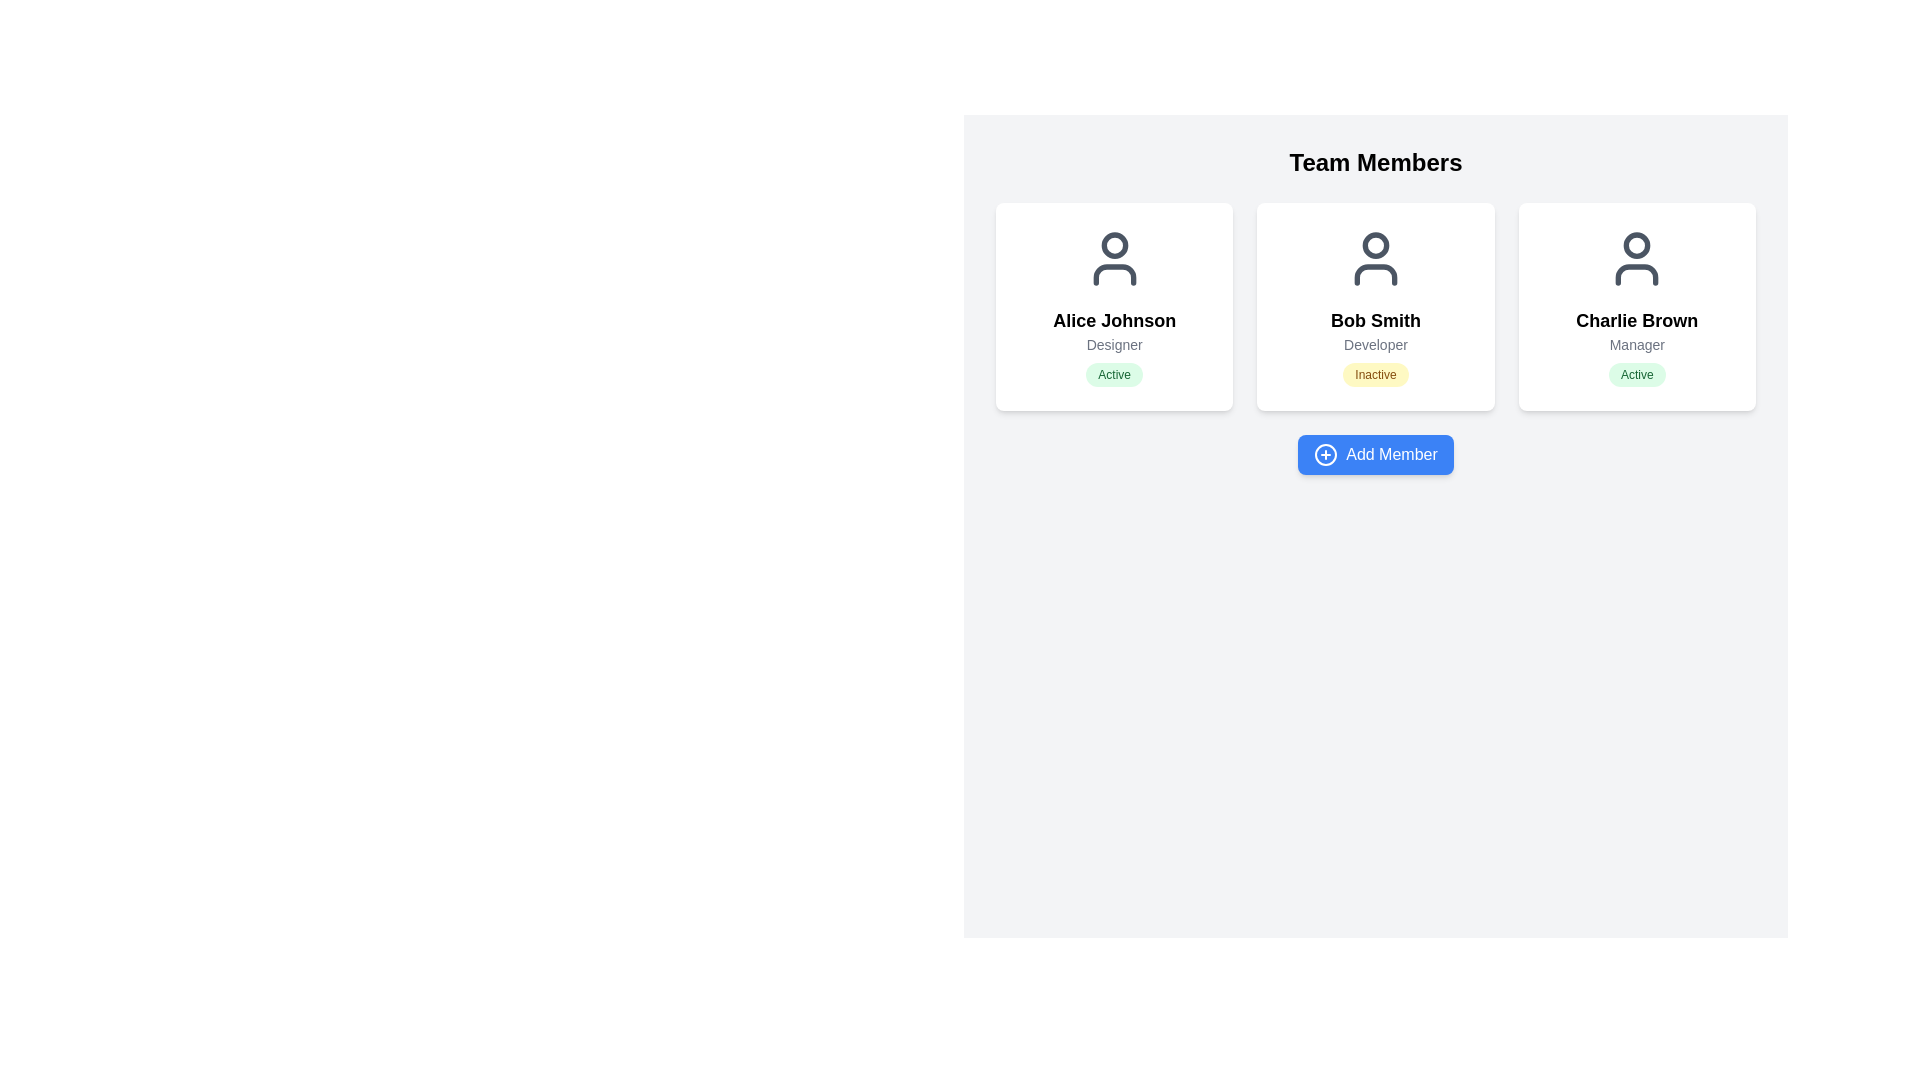 This screenshot has height=1080, width=1920. What do you see at coordinates (1637, 244) in the screenshot?
I see `the visual details of the decorative circle within the avatar icon of the card labeled 'Charlie Brown', which is positioned centrally and is smaller than the avatar's head graphic` at bounding box center [1637, 244].